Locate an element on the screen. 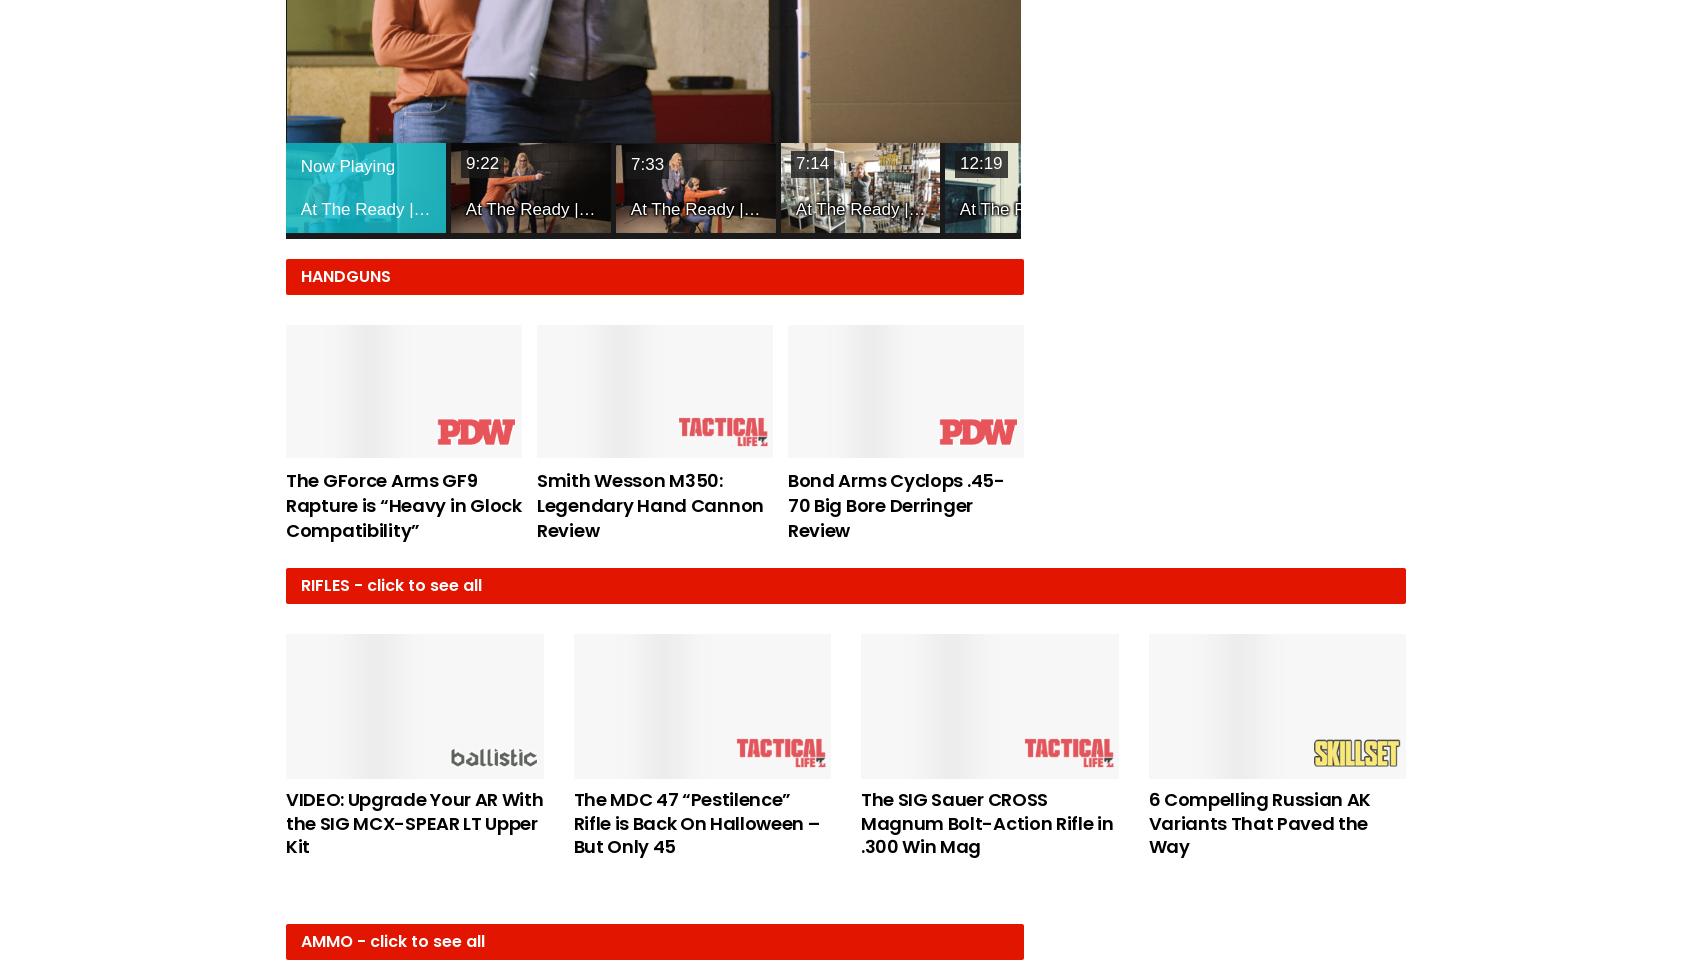 This screenshot has height=963, width=1692. '6 Compelling Russian AK Variants That Paved the Way' is located at coordinates (1259, 821).